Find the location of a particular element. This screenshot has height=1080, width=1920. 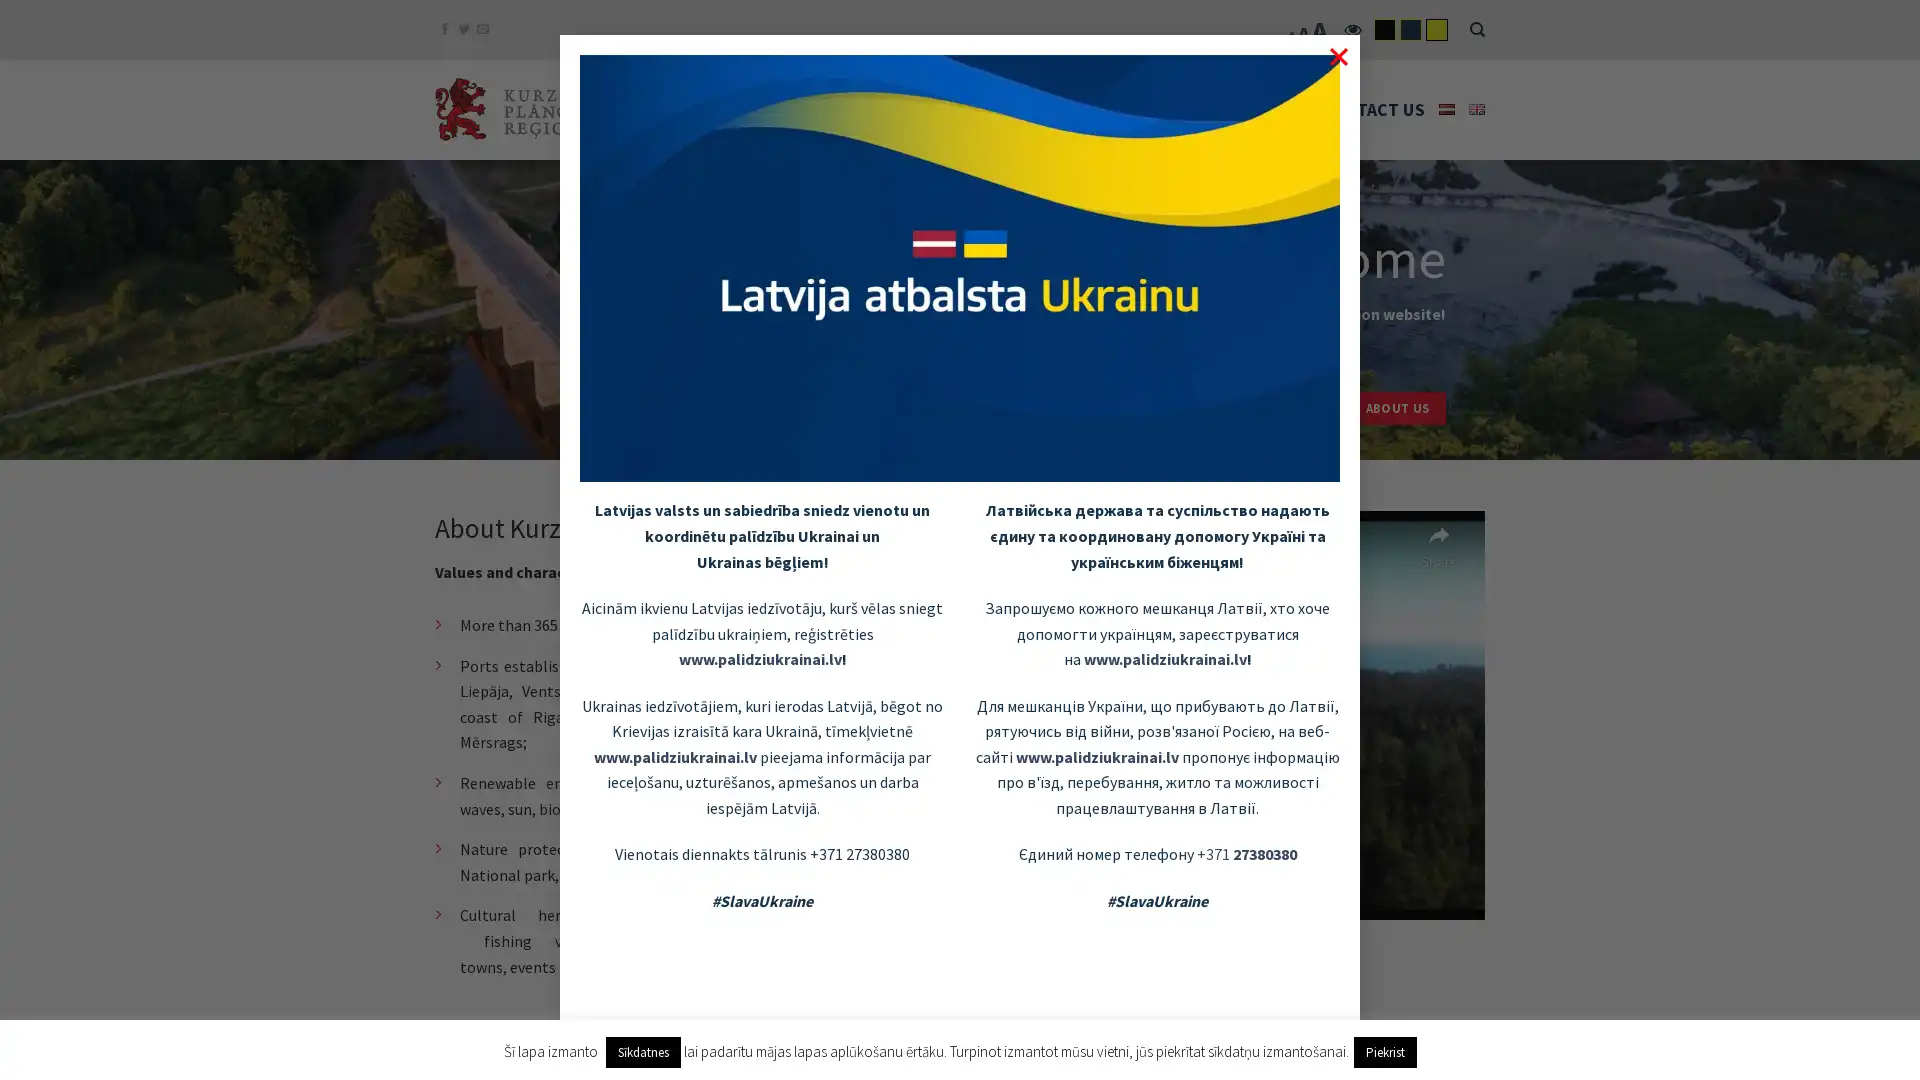

flatsome-child is located at coordinates (1410, 29).